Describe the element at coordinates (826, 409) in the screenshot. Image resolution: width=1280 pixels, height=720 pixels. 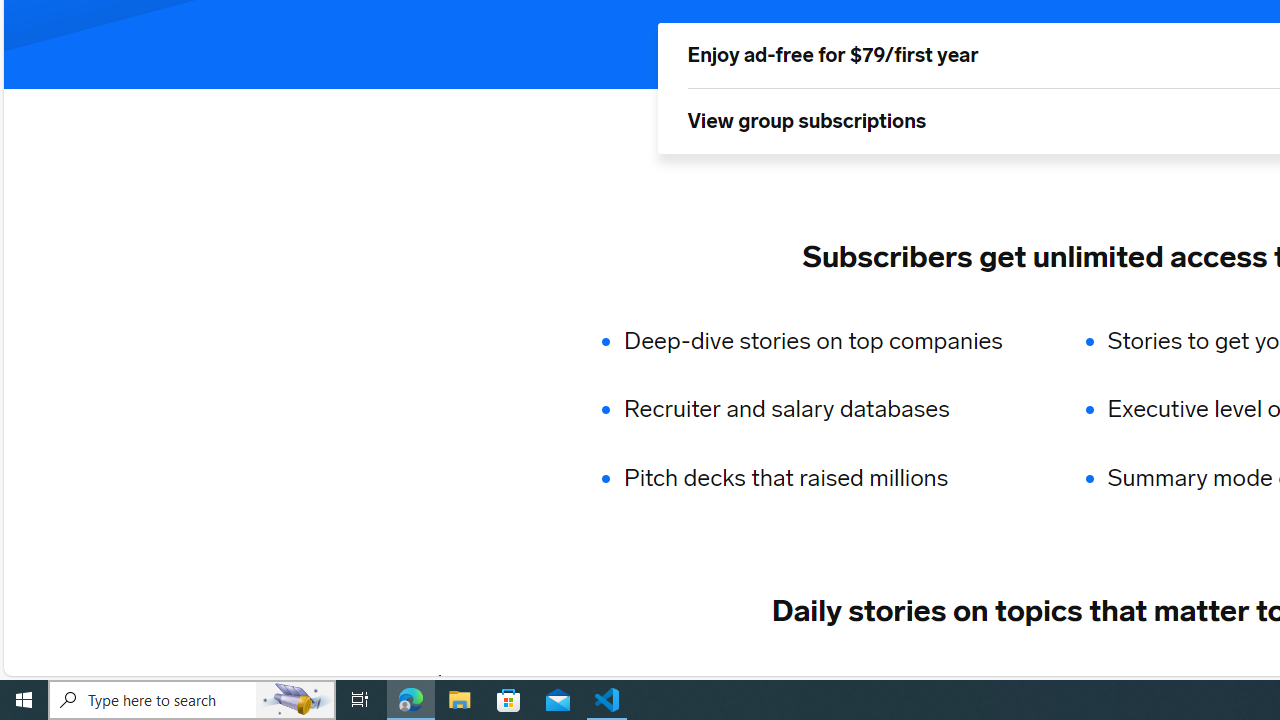
I see `'Recruiter and salary databases'` at that location.